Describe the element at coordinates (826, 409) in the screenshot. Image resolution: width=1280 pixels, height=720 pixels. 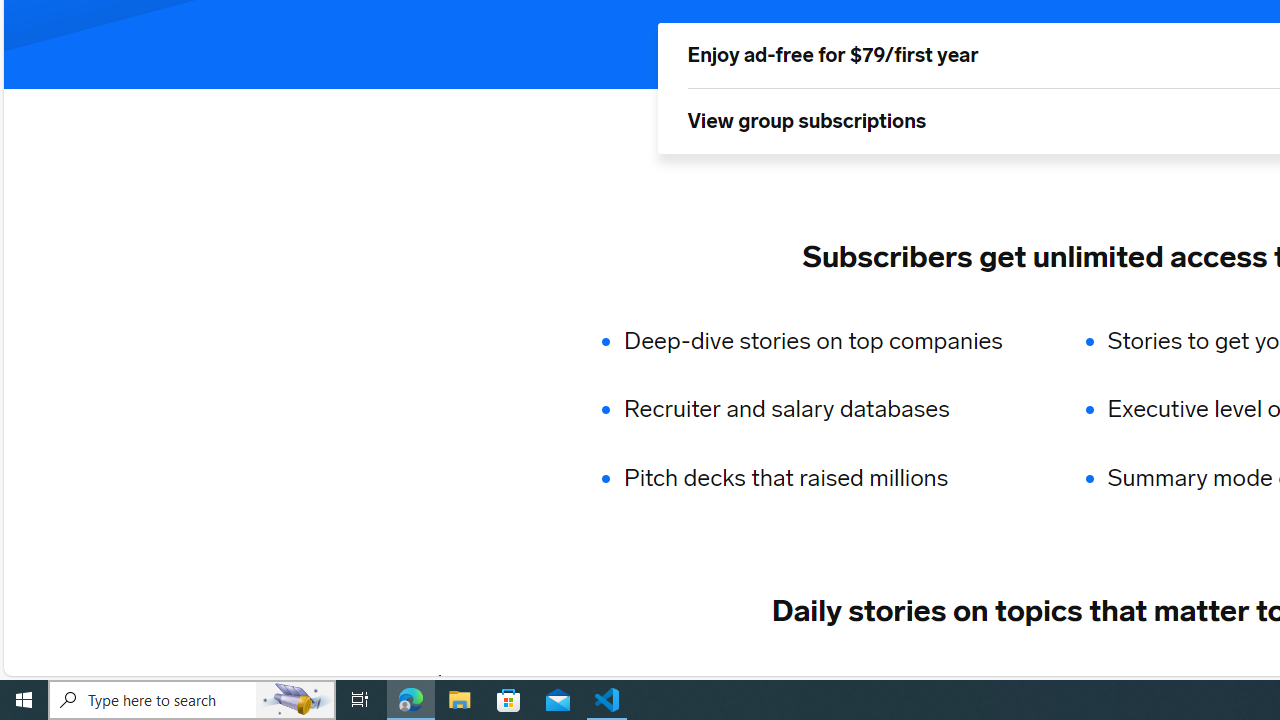
I see `'Recruiter and salary databases'` at that location.